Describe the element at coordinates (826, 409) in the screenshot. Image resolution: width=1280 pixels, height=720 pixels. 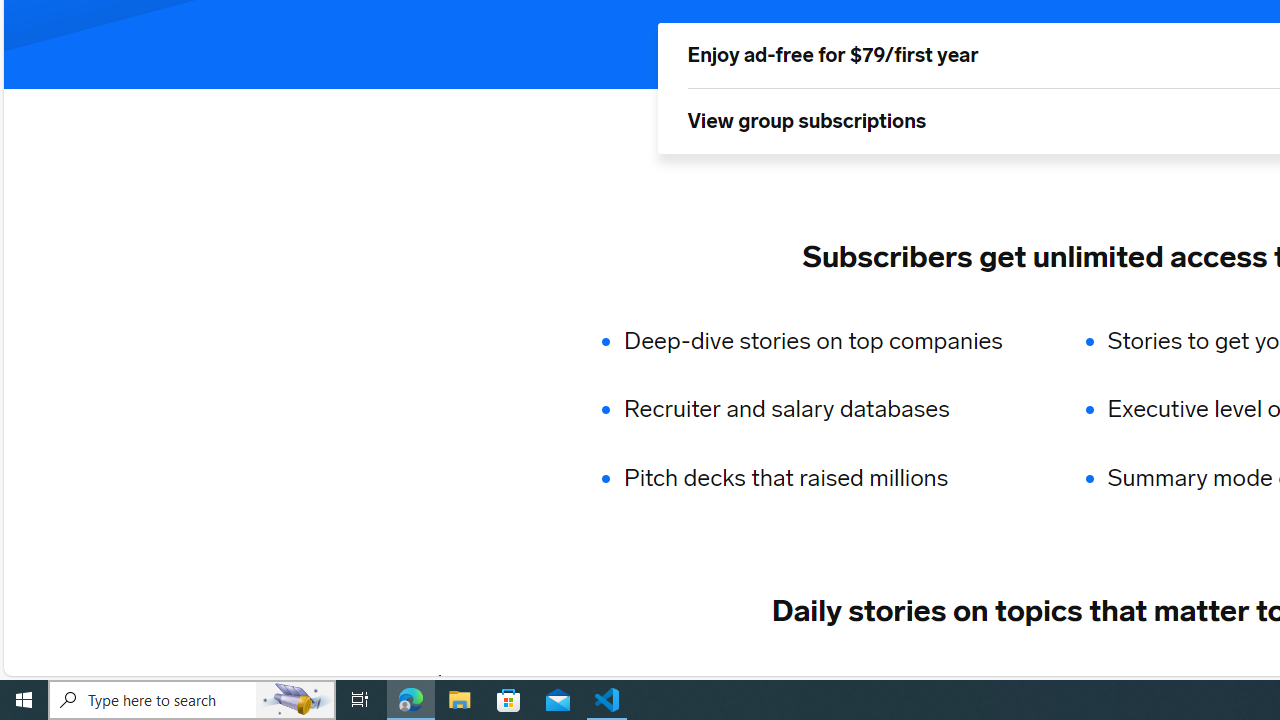
I see `'Recruiter and salary databases'` at that location.